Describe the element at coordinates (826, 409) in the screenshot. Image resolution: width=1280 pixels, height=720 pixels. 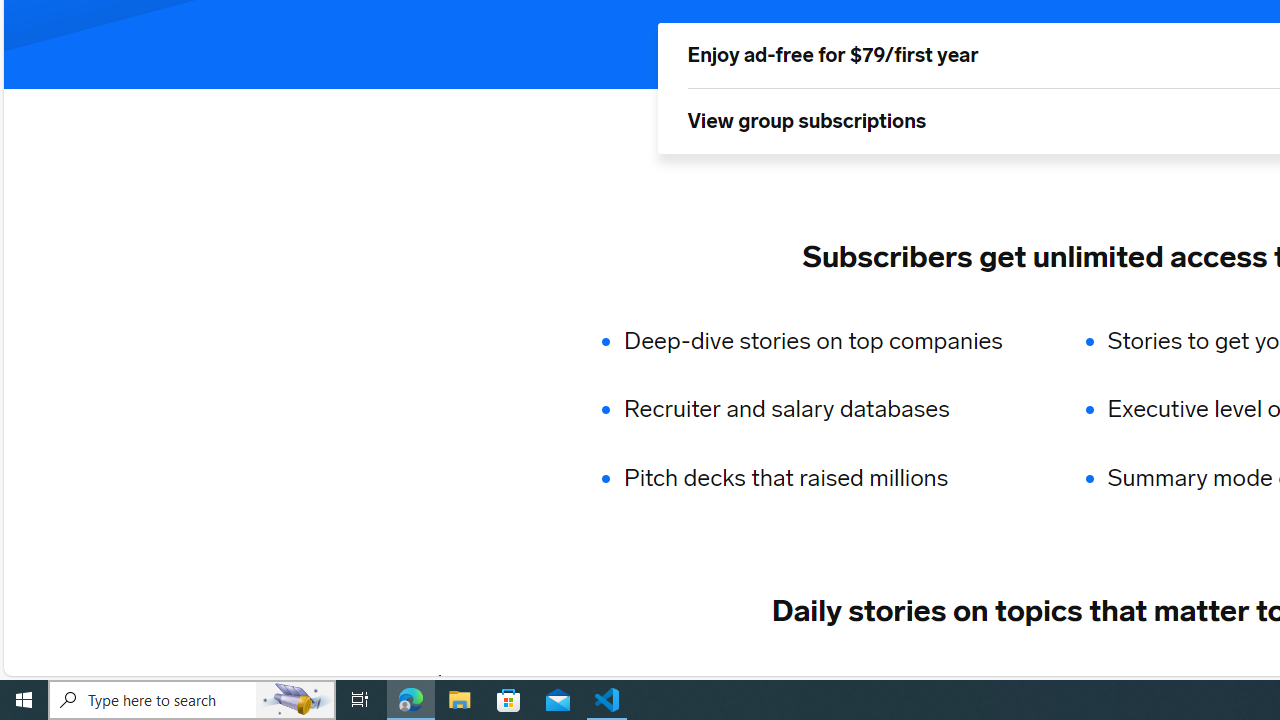
I see `'Recruiter and salary databases'` at that location.